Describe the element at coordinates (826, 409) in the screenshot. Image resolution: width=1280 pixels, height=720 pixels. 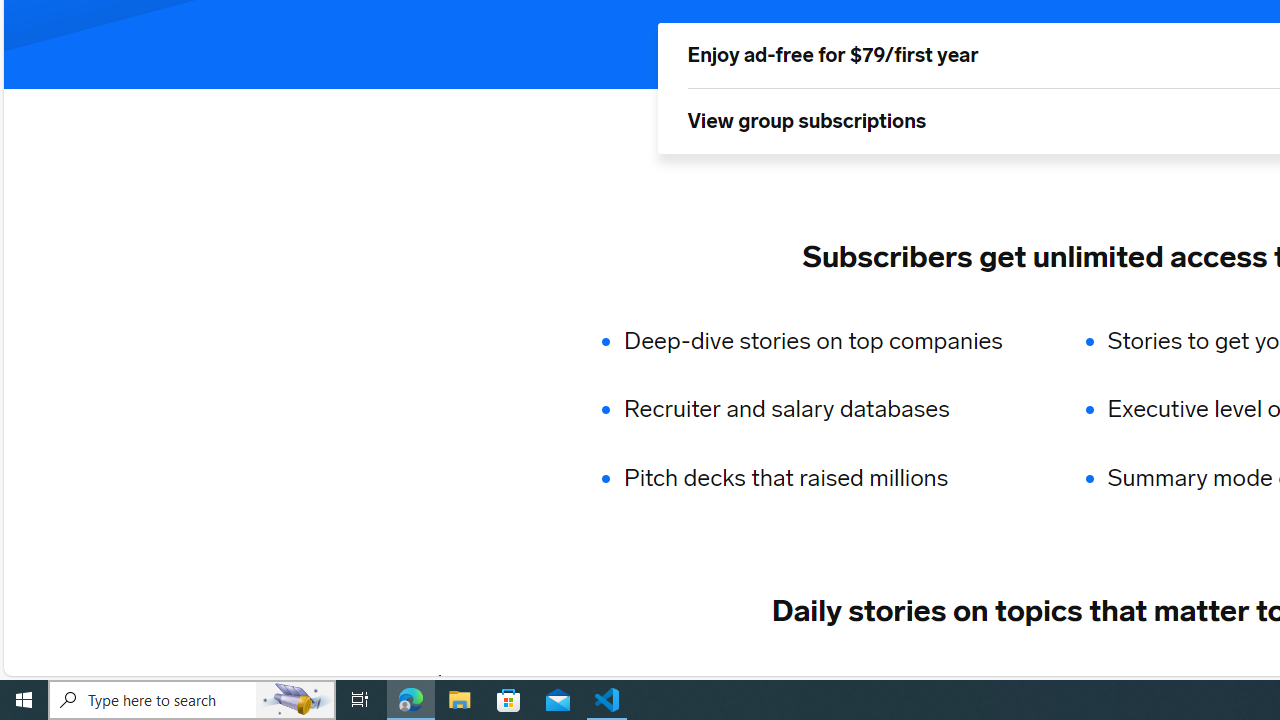
I see `'Recruiter and salary databases'` at that location.